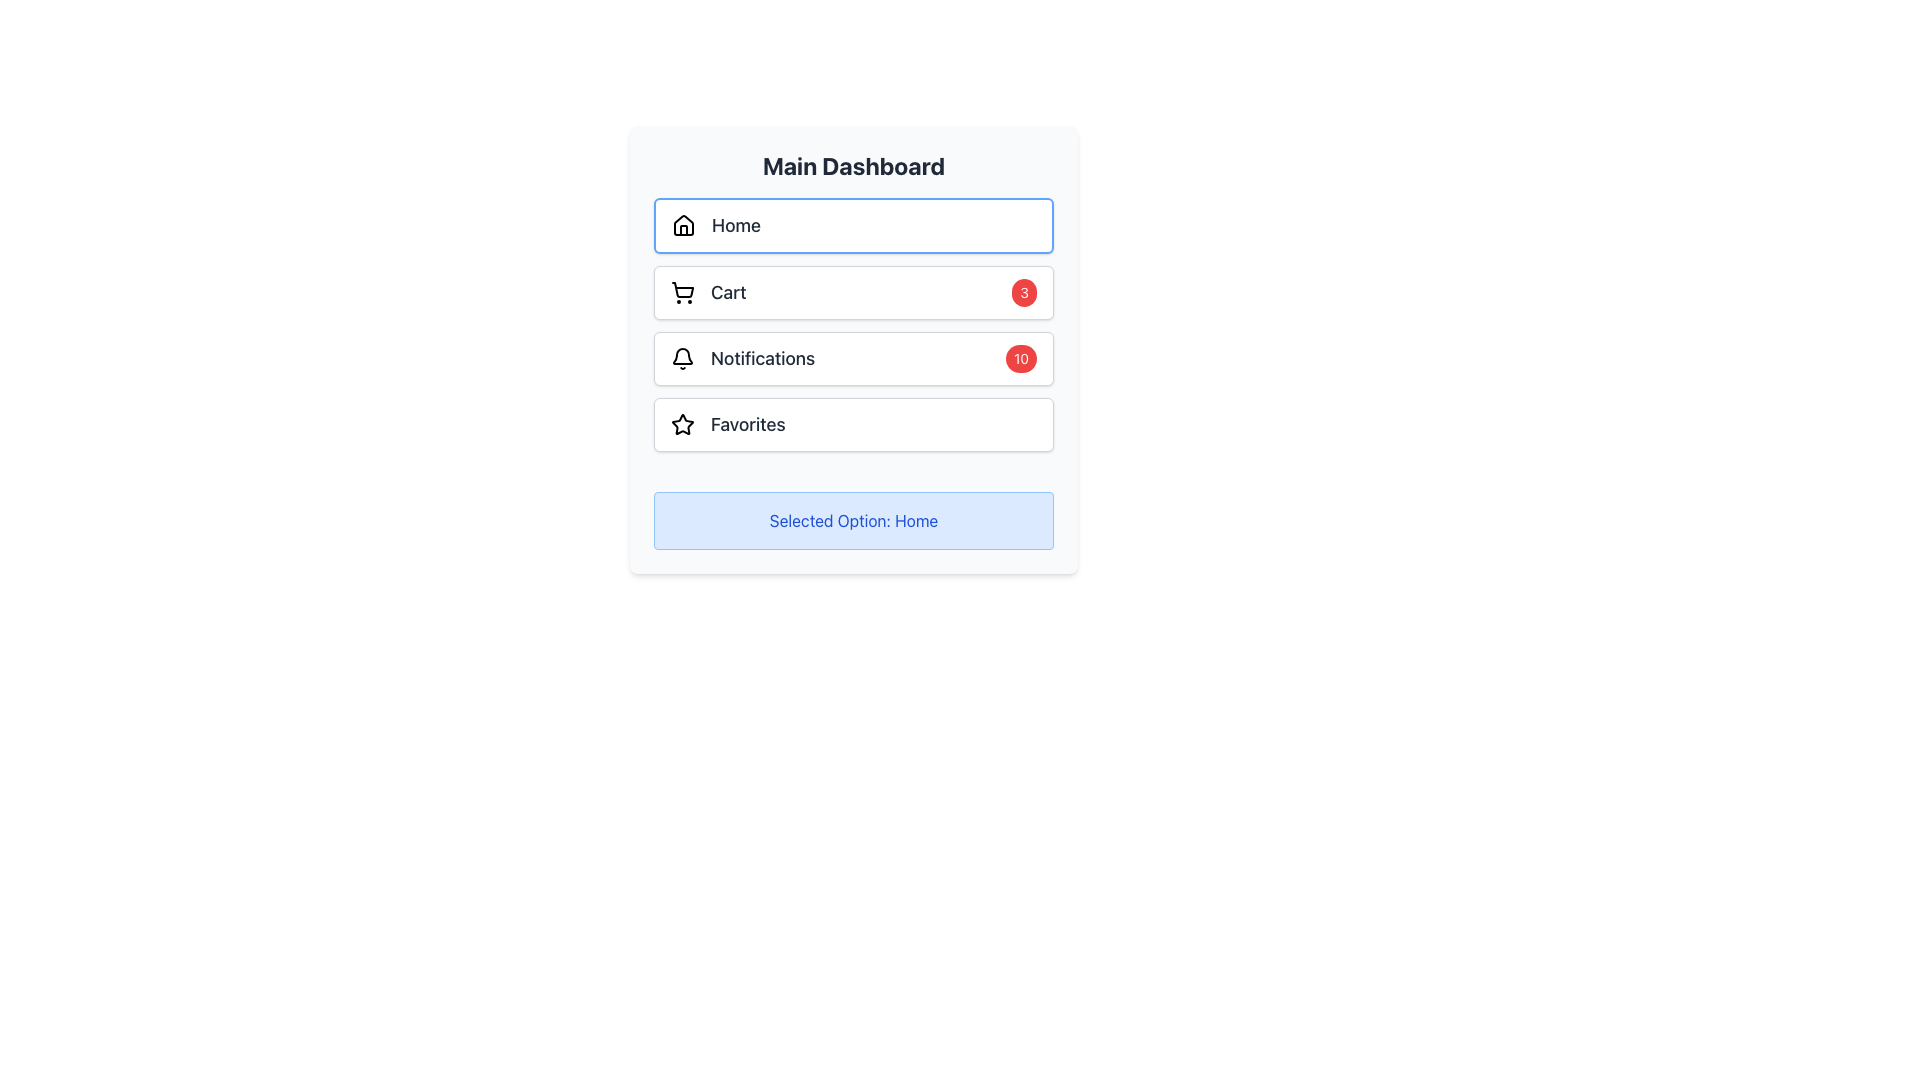 The width and height of the screenshot is (1920, 1080). I want to click on the 'Cart' icon located to the left of the 'Cart' text label in the Main Dashboard, so click(682, 293).